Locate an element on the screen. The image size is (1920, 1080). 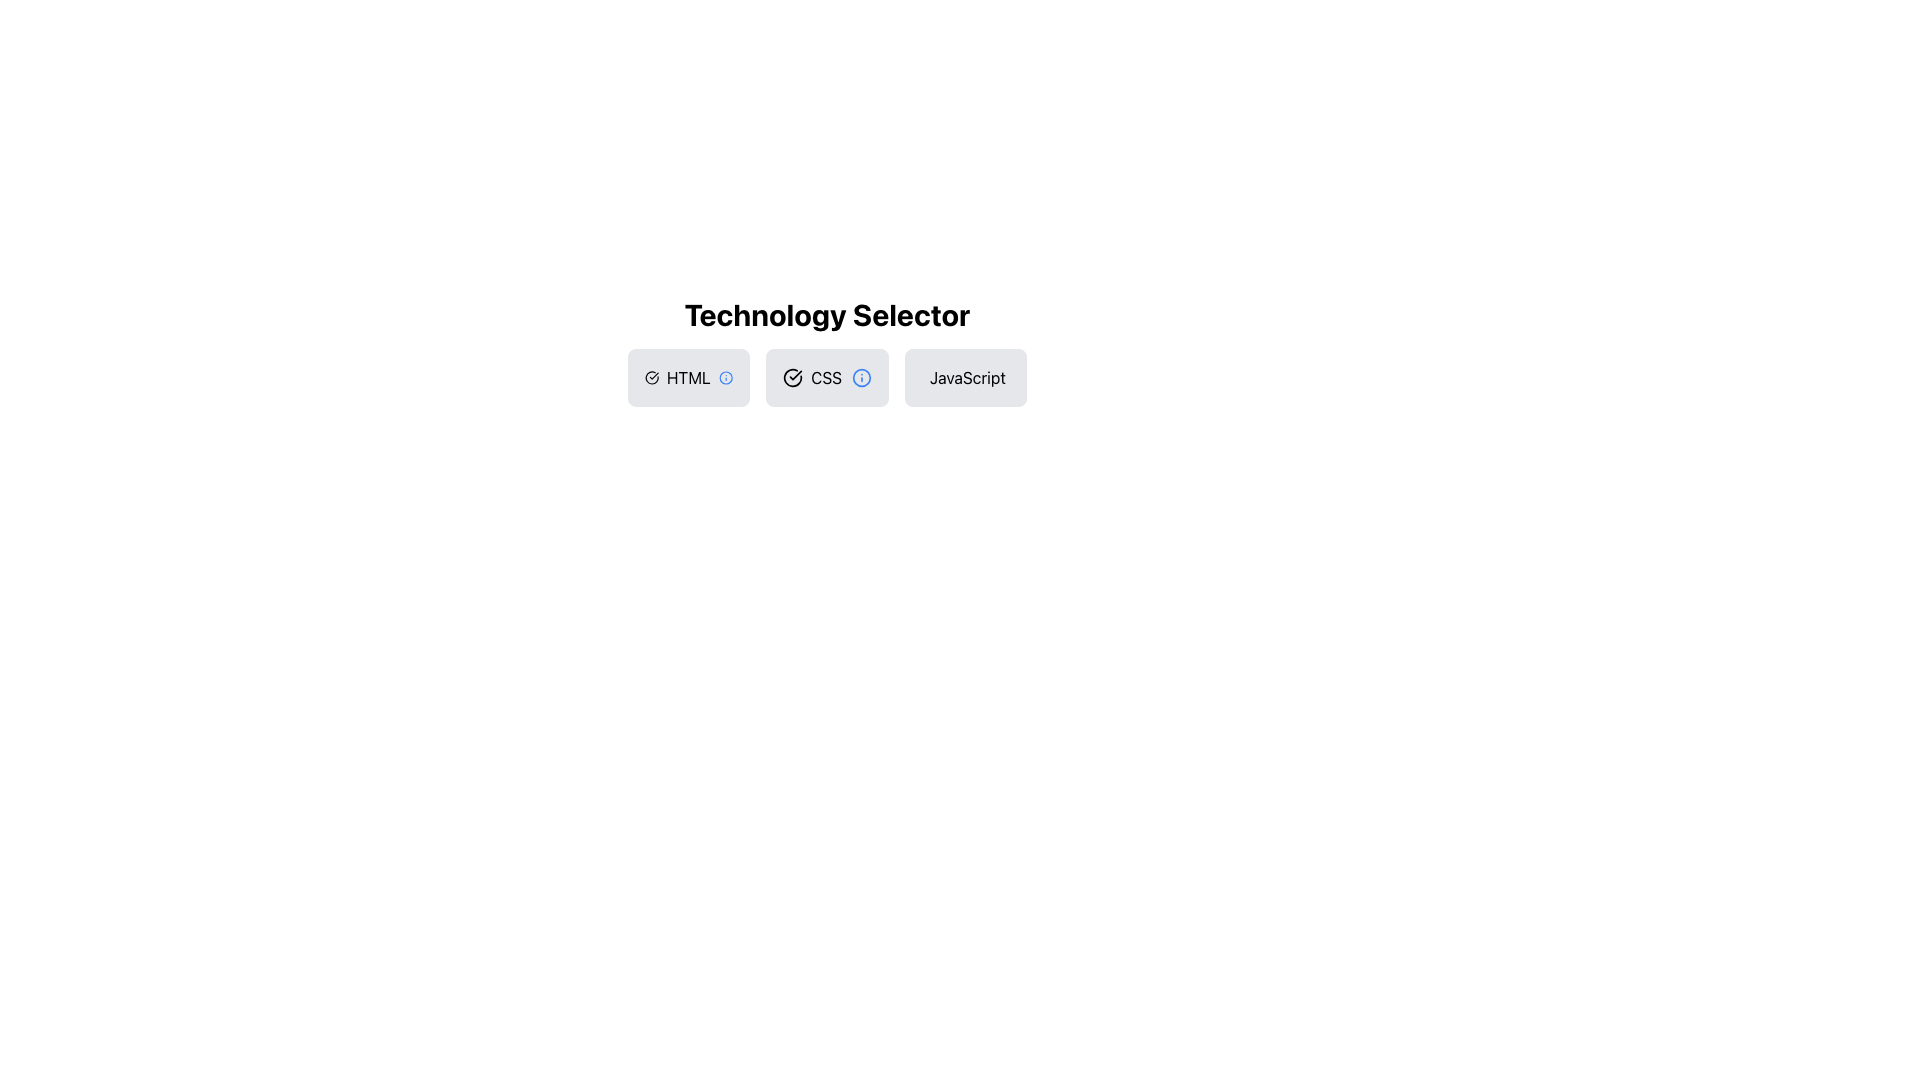
the circular decorative element located at the far right of the 'JavaScript' button, which enhances the visual appeal of the button is located at coordinates (1025, 380).